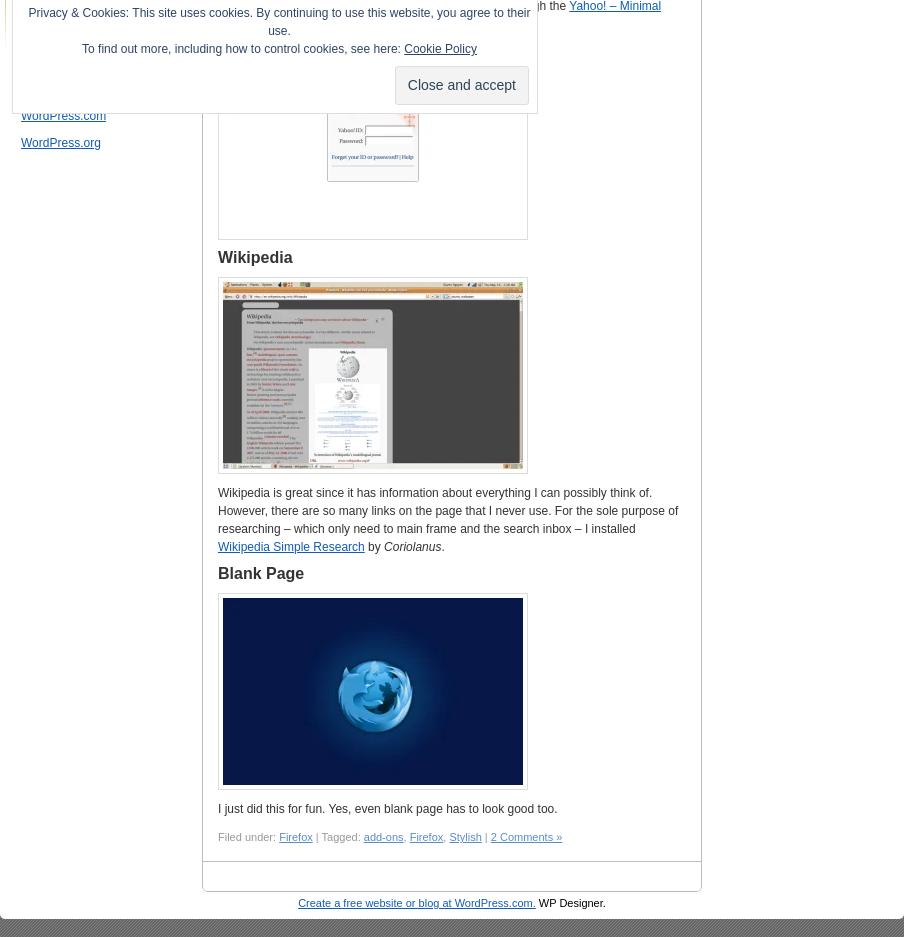 The width and height of the screenshot is (904, 937). Describe the element at coordinates (254, 257) in the screenshot. I see `'Wikipedia'` at that location.